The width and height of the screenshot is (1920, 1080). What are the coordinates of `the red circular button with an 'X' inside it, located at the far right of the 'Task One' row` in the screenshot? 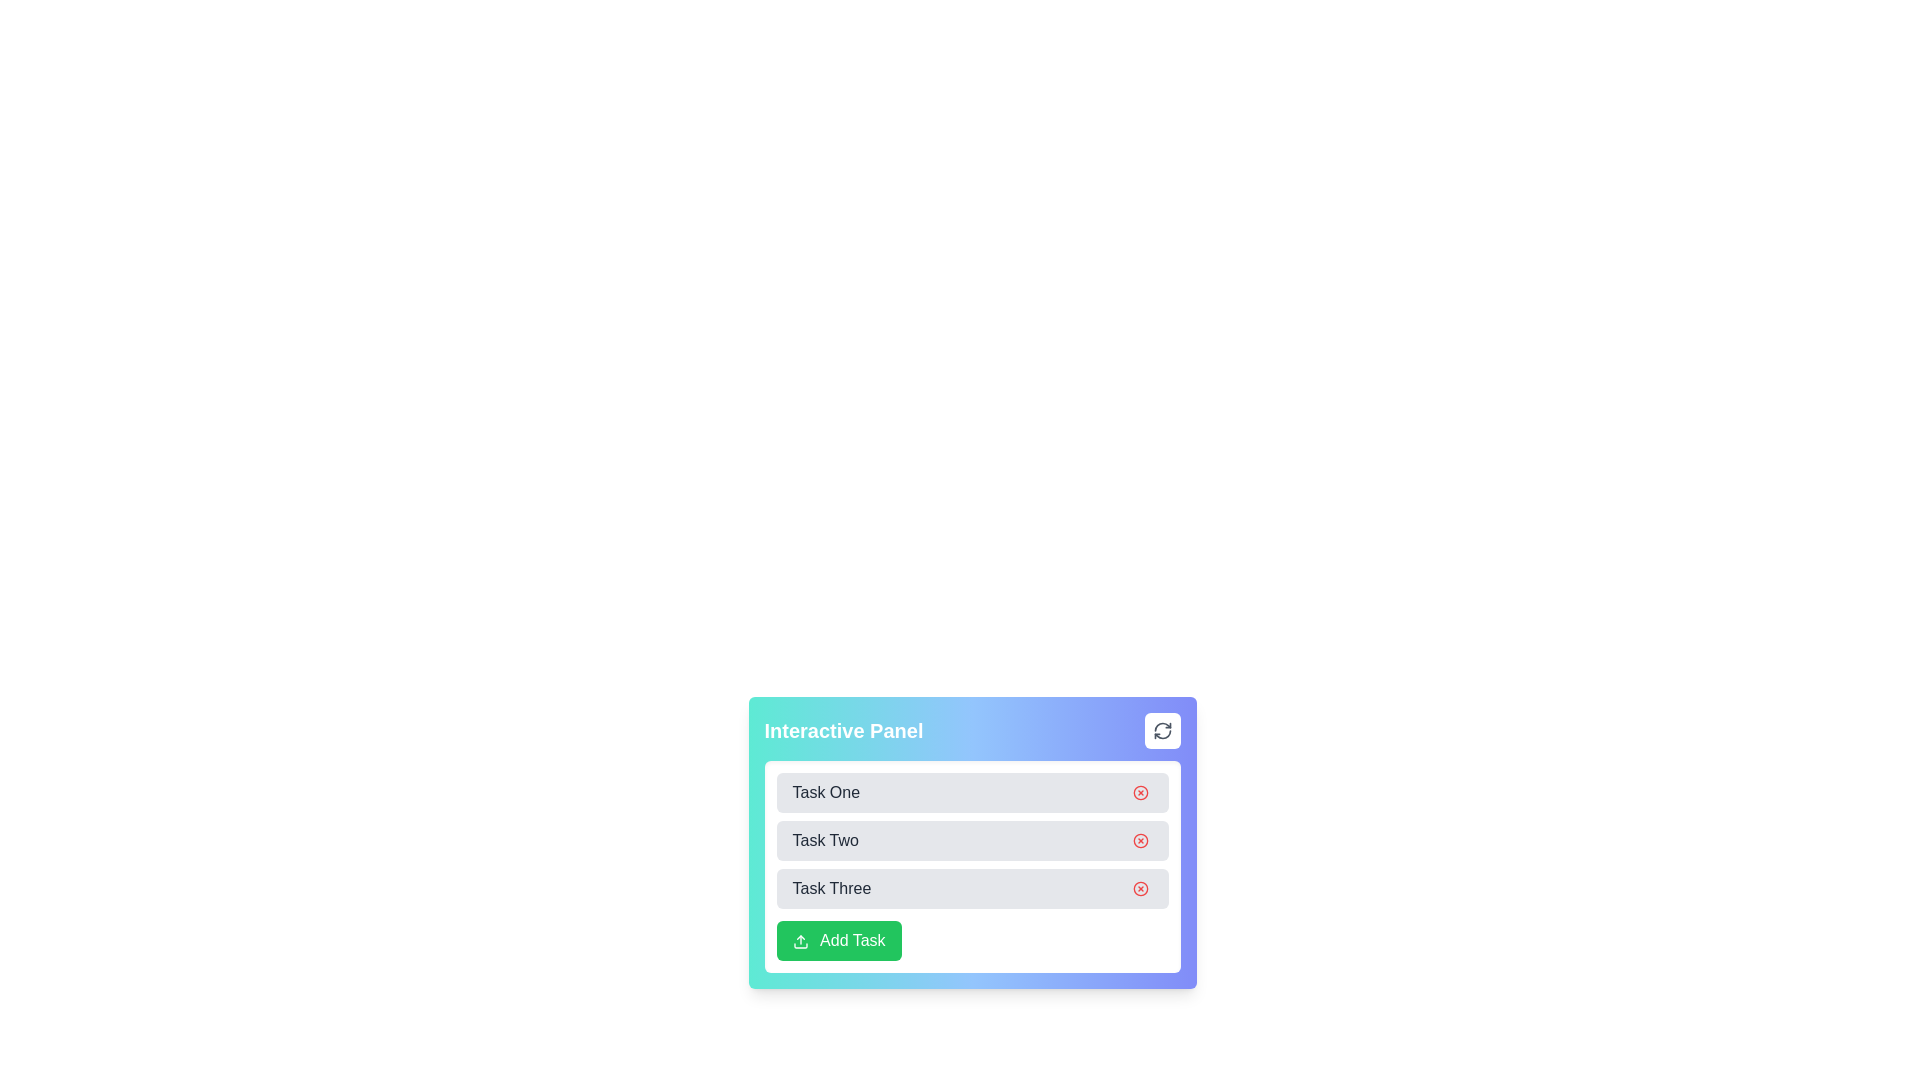 It's located at (1140, 792).